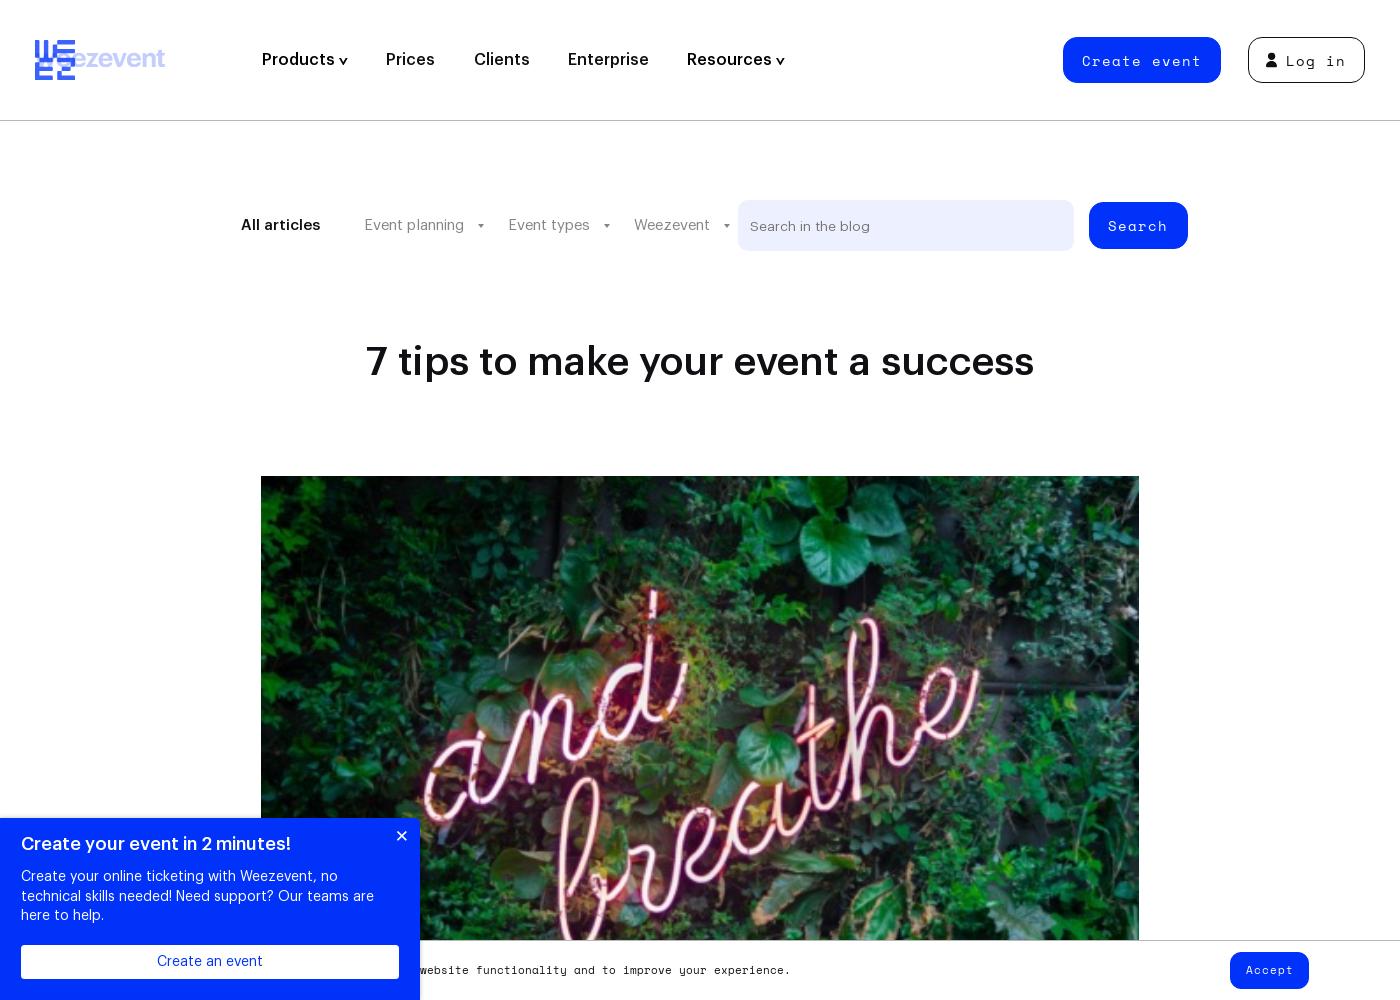 The width and height of the screenshot is (1400, 1000). What do you see at coordinates (377, 353) in the screenshot?
I see `'Marketing & Communication'` at bounding box center [377, 353].